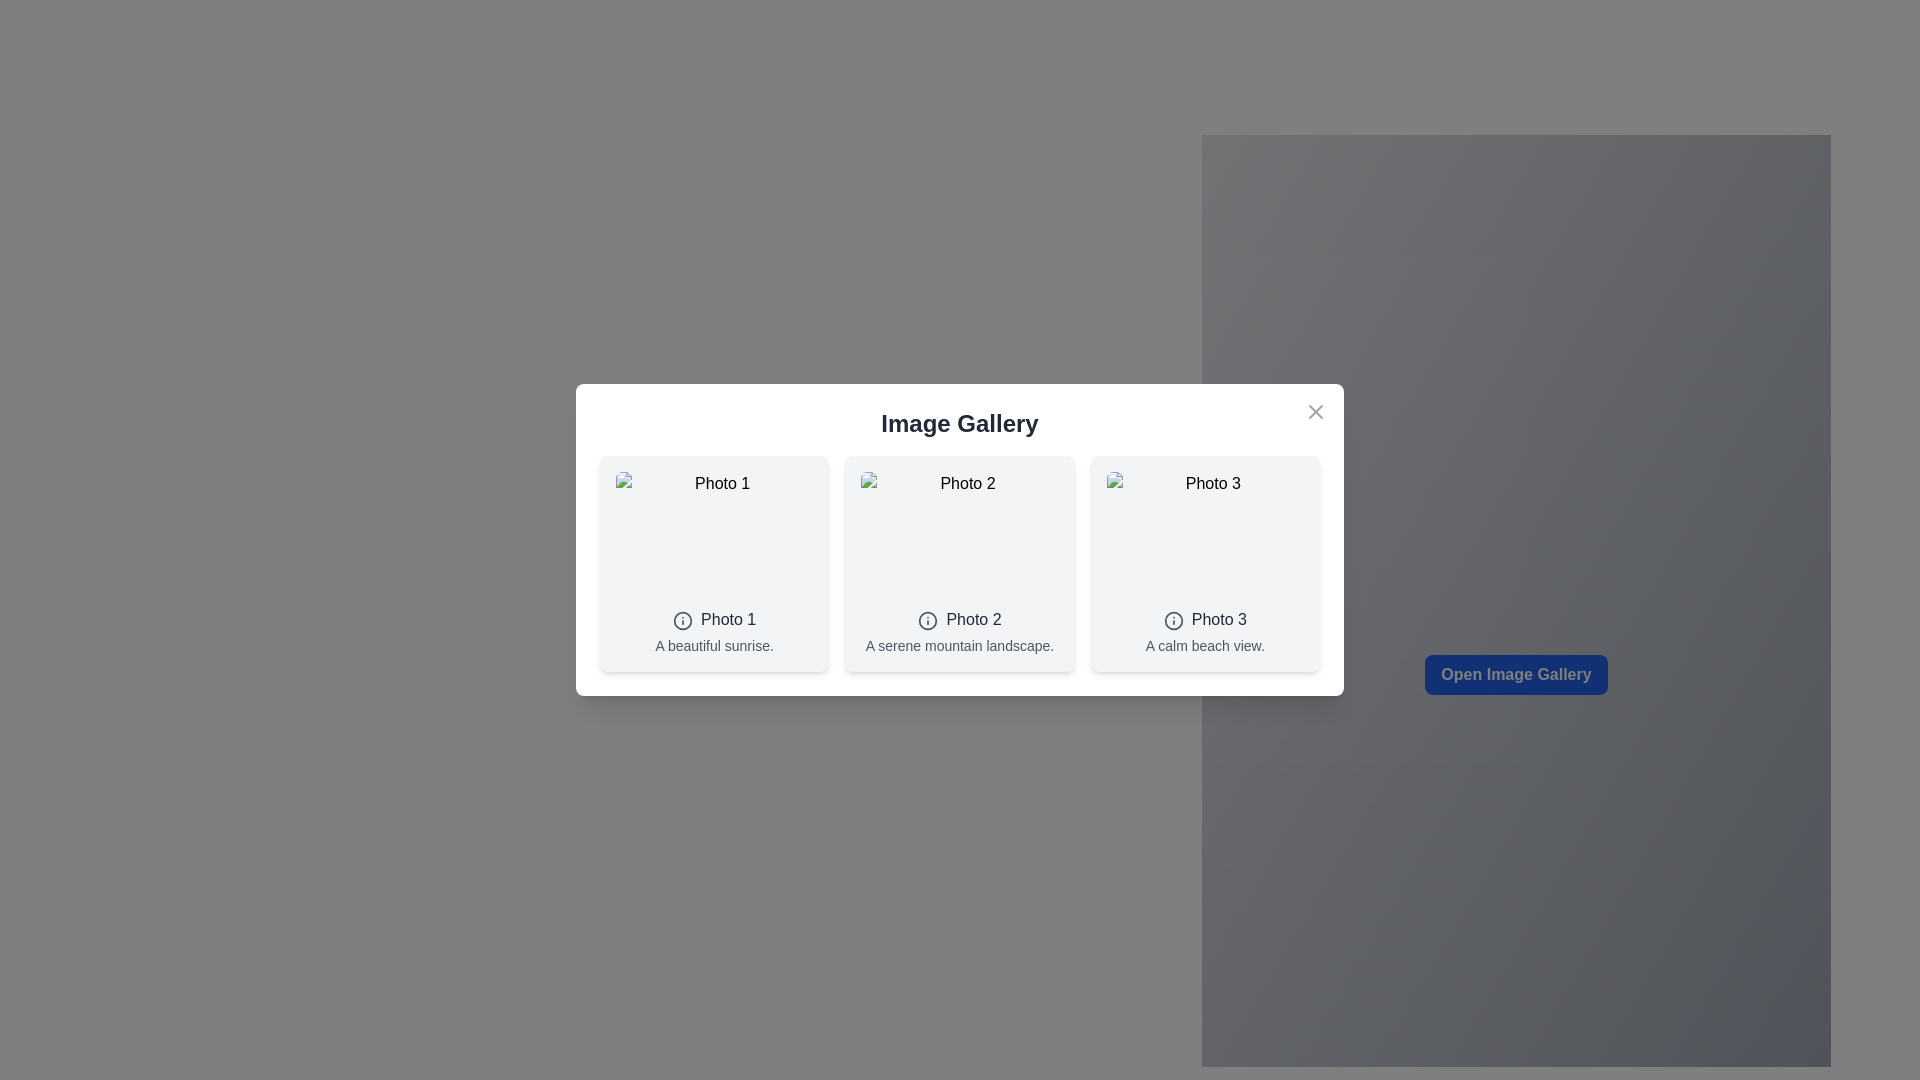  Describe the element at coordinates (683, 619) in the screenshot. I see `the informational icon located below the 'Photo 1' label in the first photo card of the 'Image Gallery' modal, which is represented by the SVG element with the class 'lucide lucide-info'` at that location.